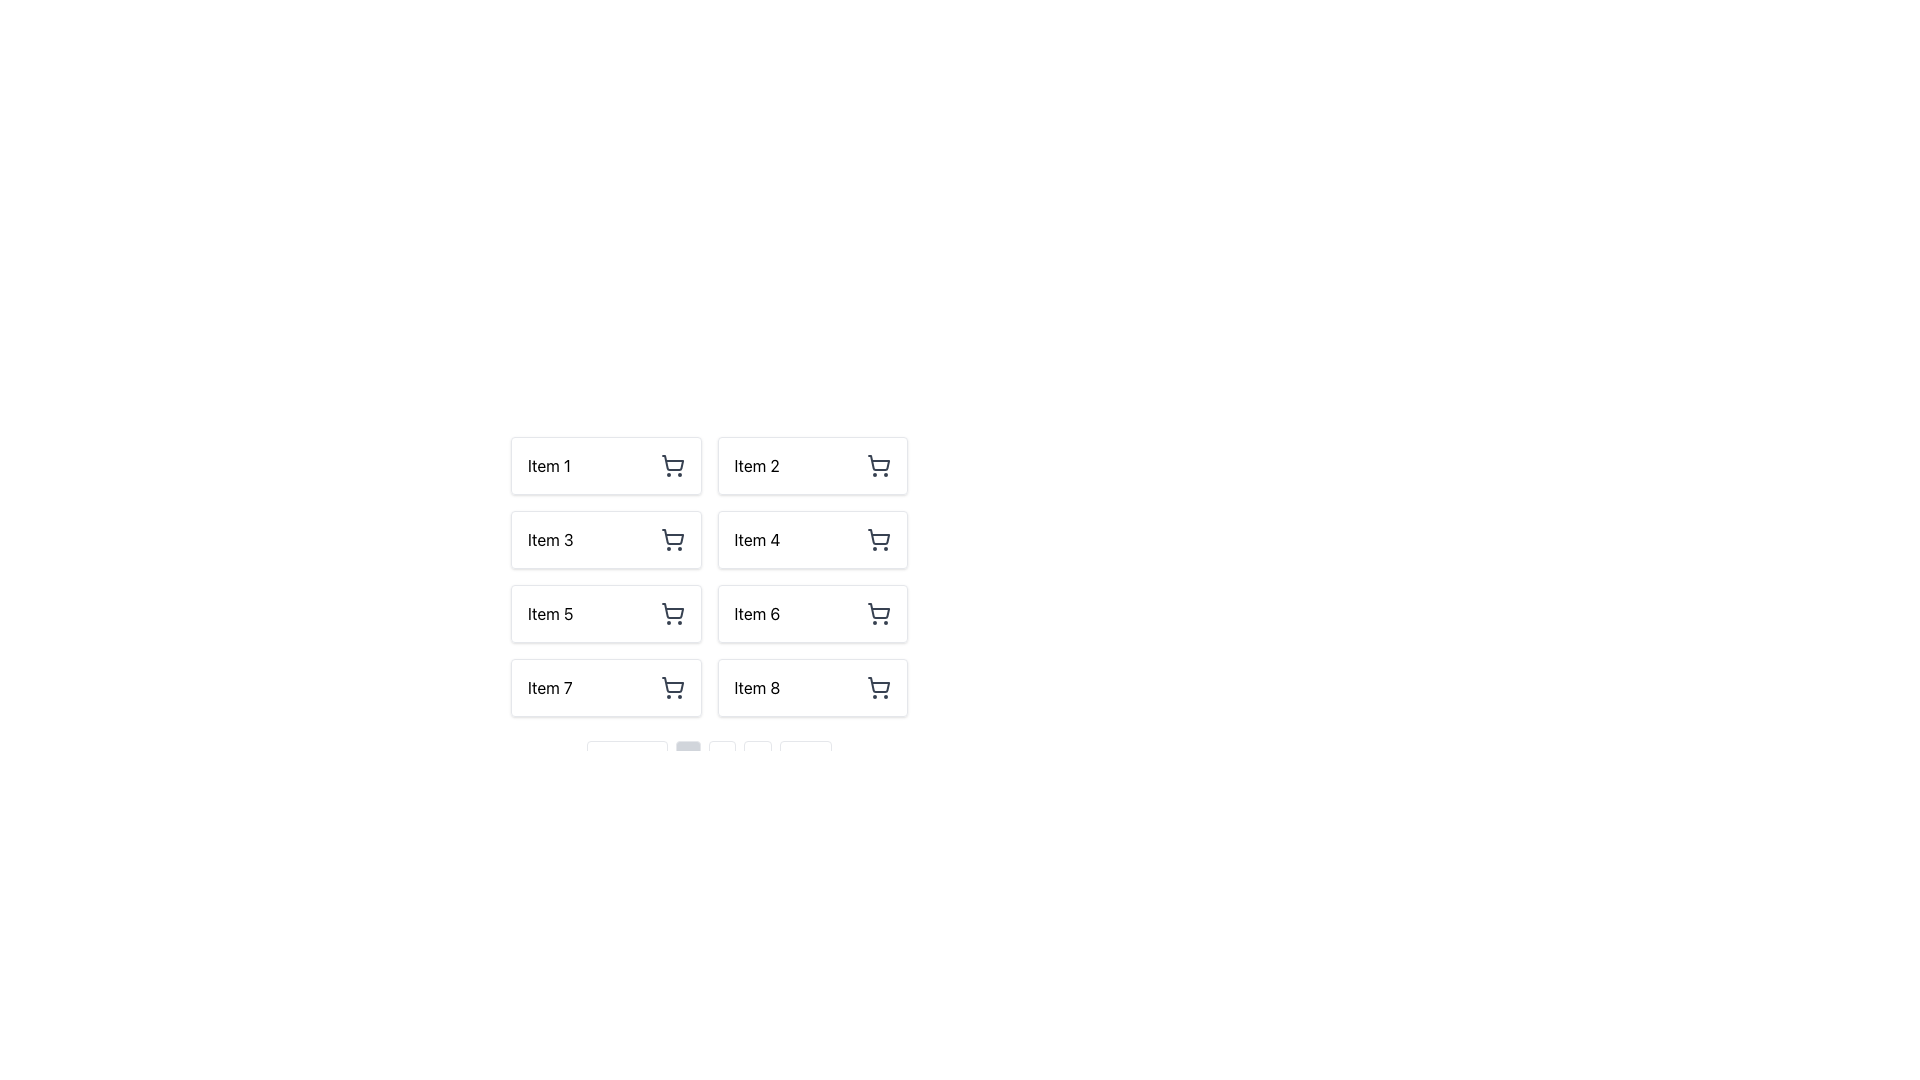 This screenshot has height=1080, width=1920. What do you see at coordinates (878, 536) in the screenshot?
I see `the shopping cart icon in the fourth column of the grid layout, which indicates cart-related functionality` at bounding box center [878, 536].